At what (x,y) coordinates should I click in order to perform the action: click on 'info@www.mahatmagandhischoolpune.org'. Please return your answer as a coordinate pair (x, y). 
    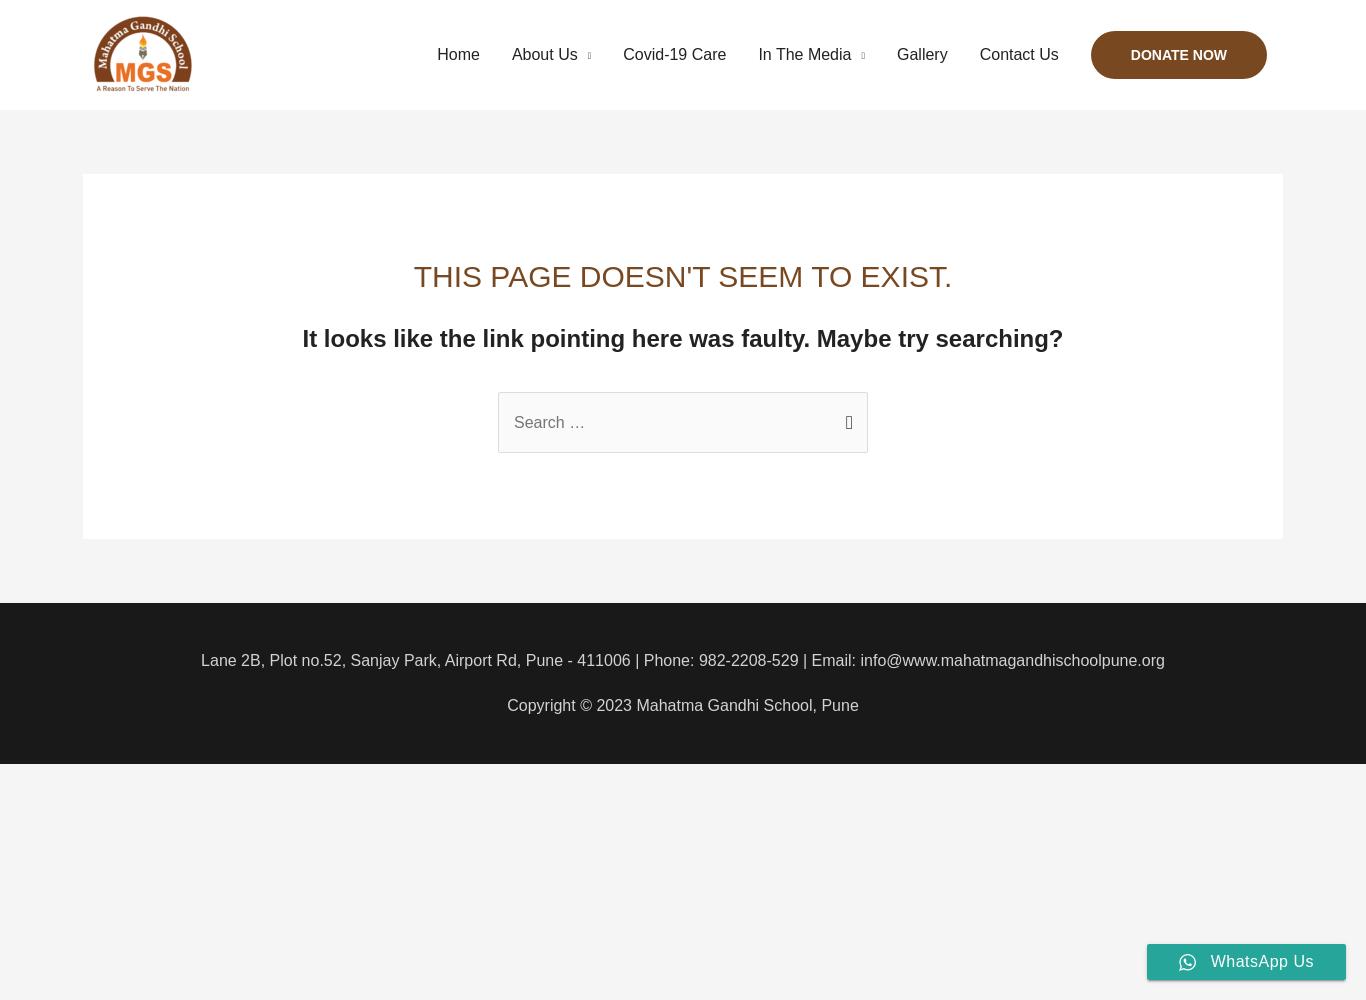
    Looking at the image, I should click on (1011, 659).